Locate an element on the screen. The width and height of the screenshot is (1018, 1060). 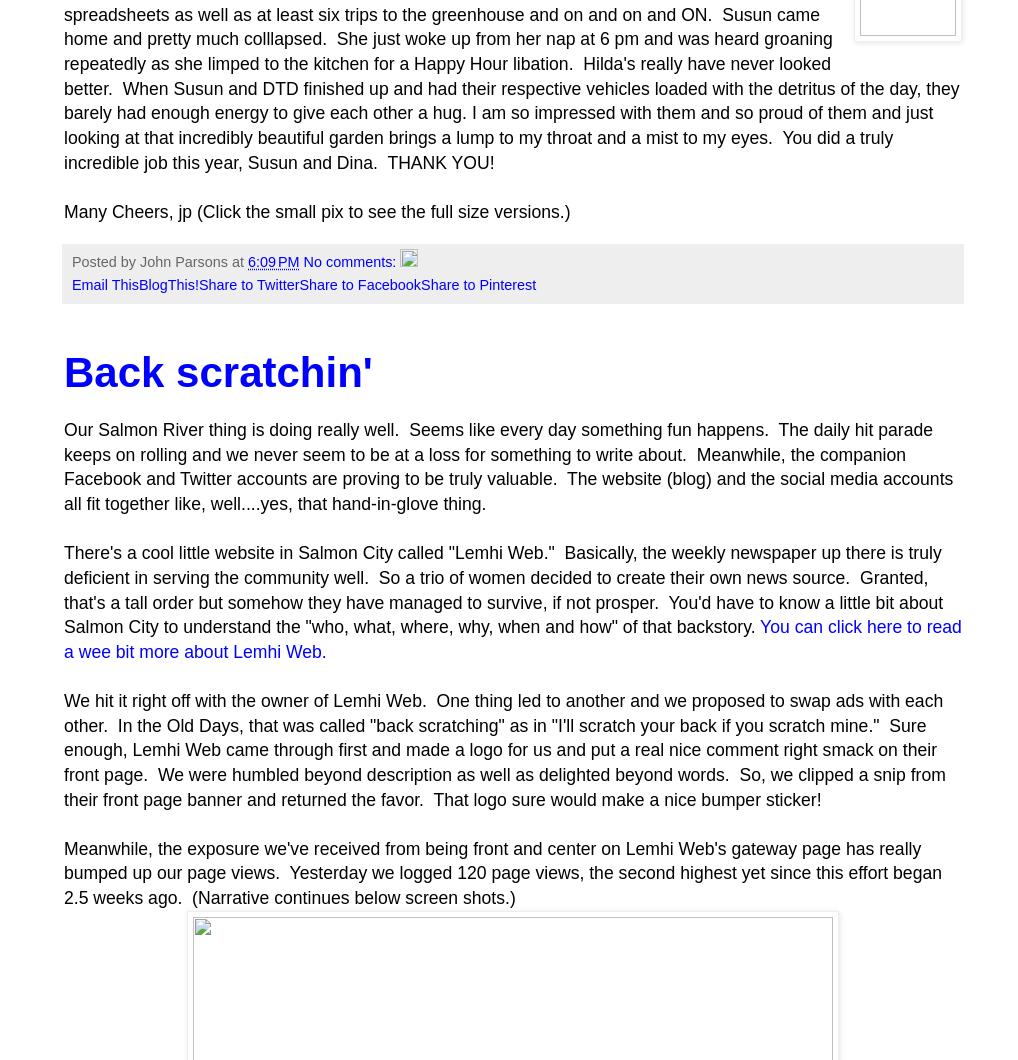
'Meanwhile, the exposure we've received from being front and center on Lemhi Web's gateway page has really bumped up our page views.  Yesterday we logged 120 page views, the second highest yet since this effort began 2.5 weeks ago.  (Narrative continues below screen shots.)' is located at coordinates (502, 873).